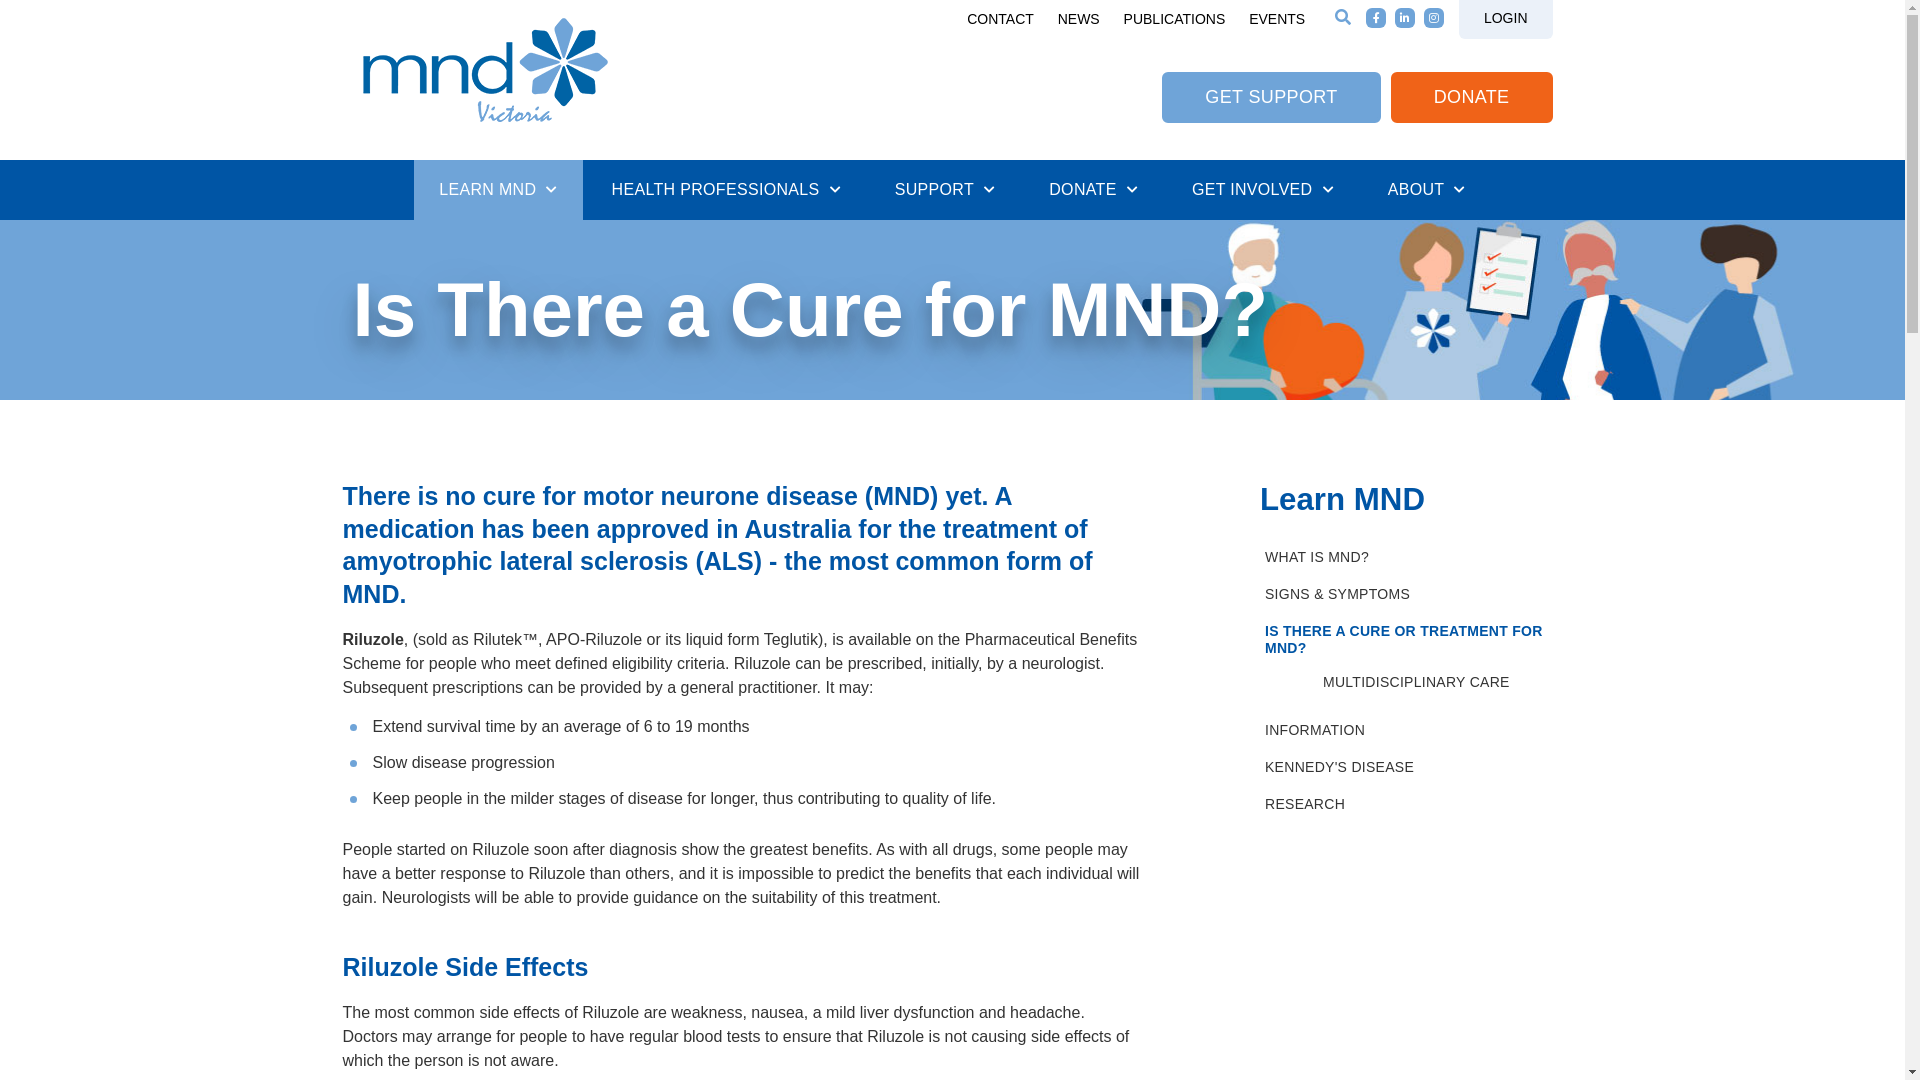  I want to click on 'SUPPORT', so click(944, 189).